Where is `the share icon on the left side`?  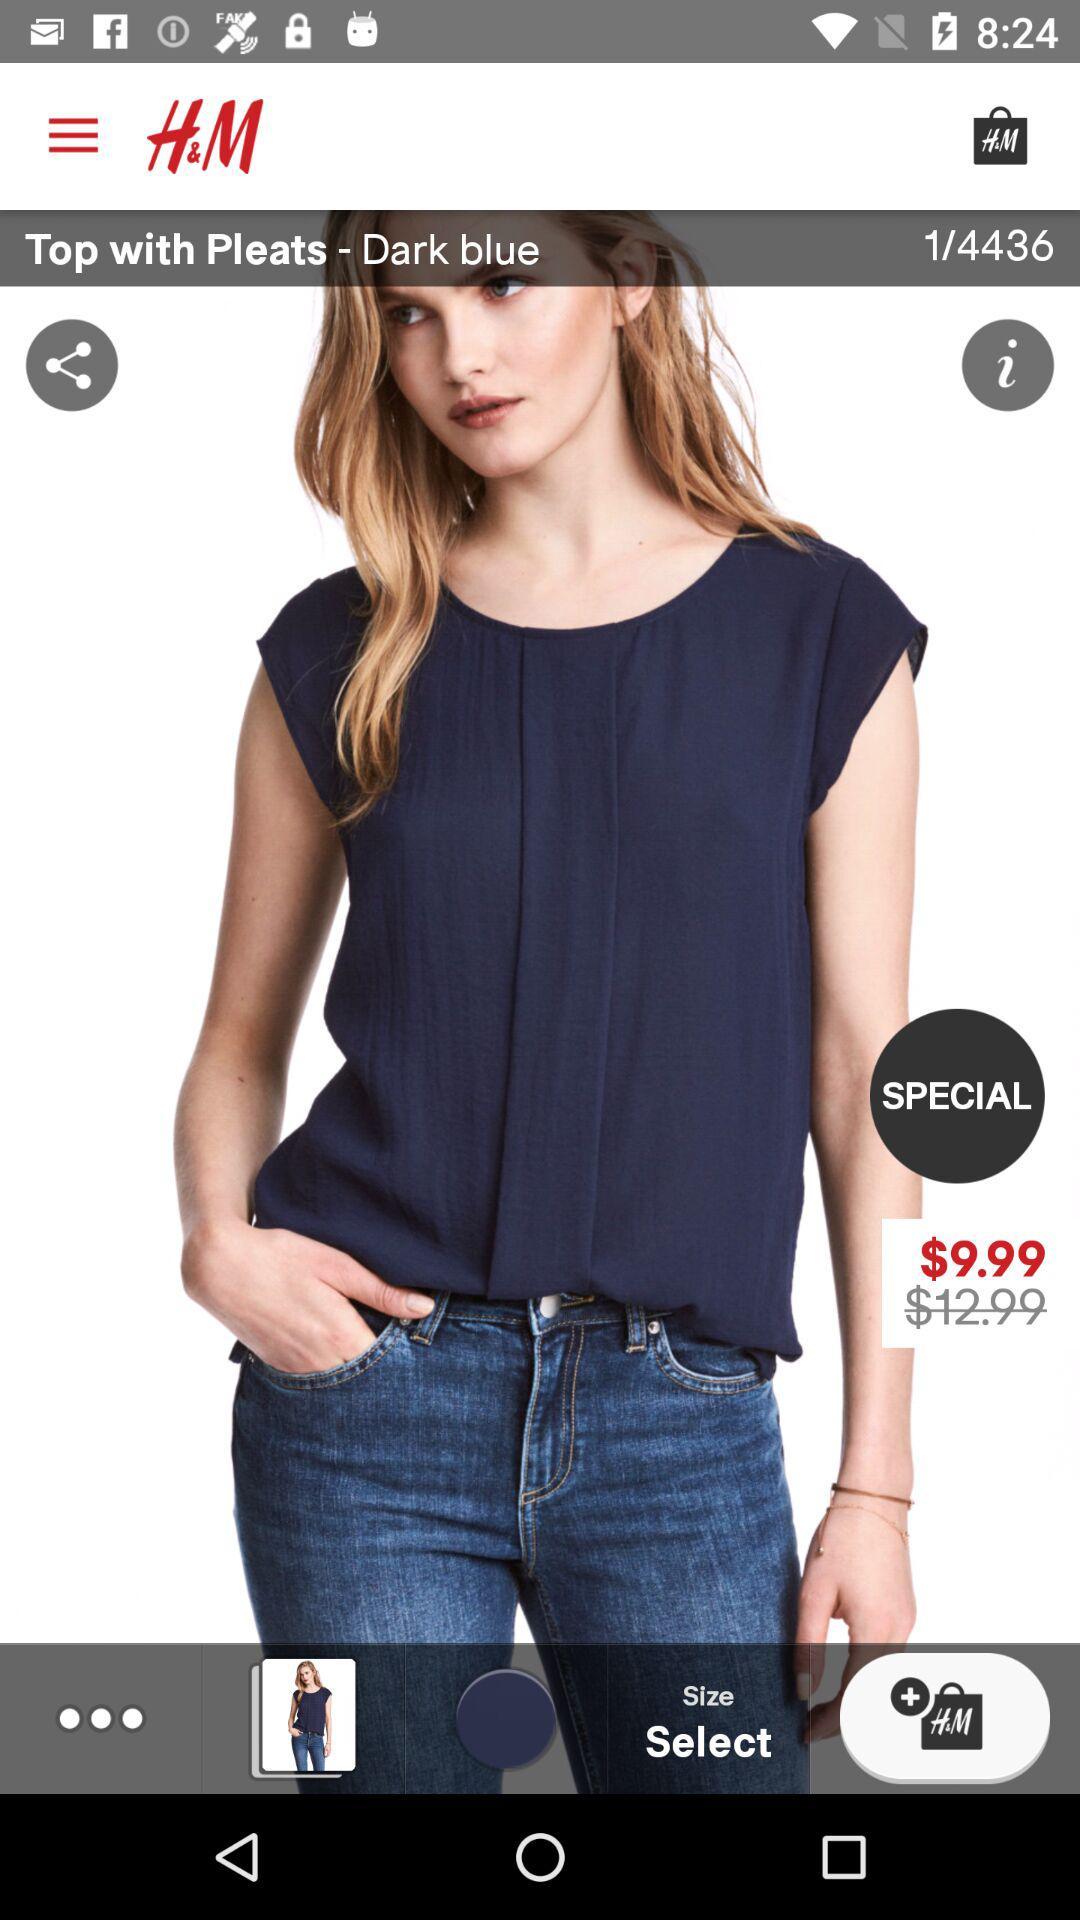
the share icon on the left side is located at coordinates (71, 364).